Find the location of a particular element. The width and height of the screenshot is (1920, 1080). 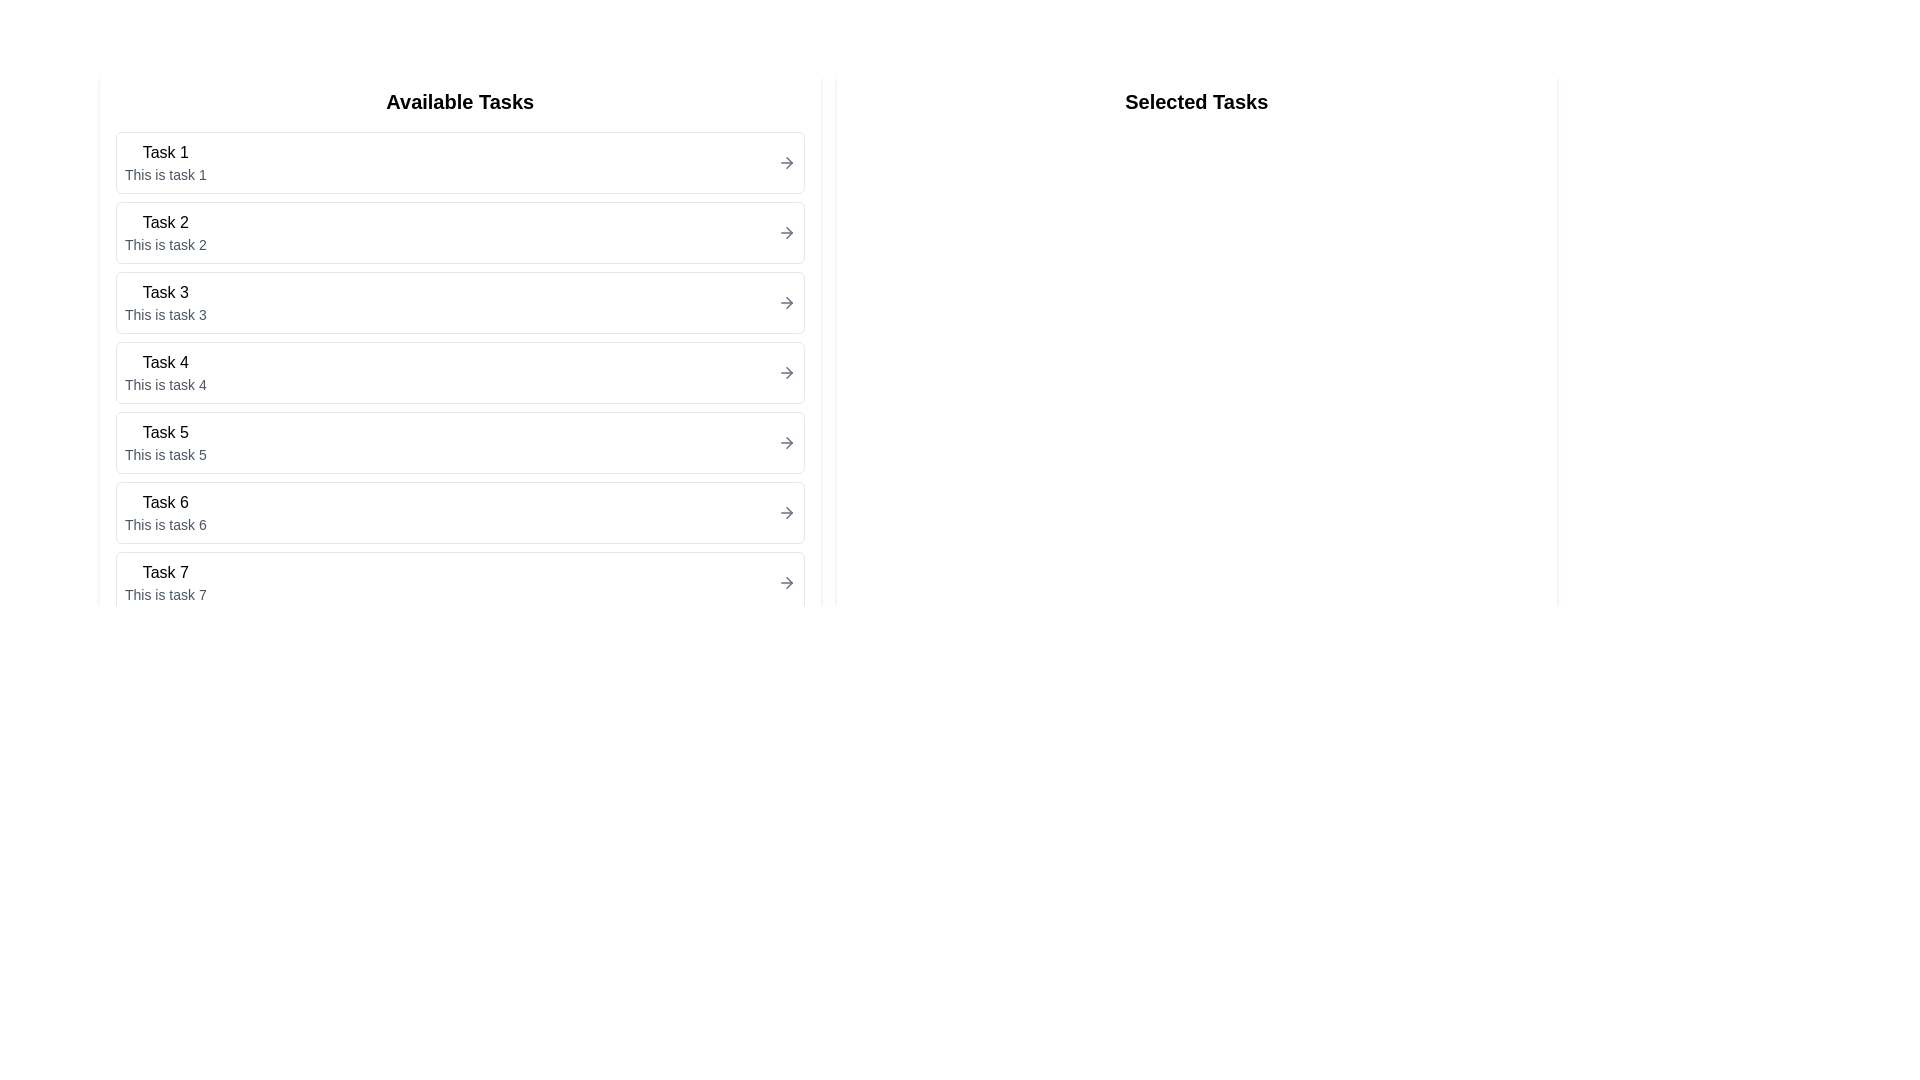

the bold text label reading 'Selected Tasks' located at the top of the right-side panel in the interface is located at coordinates (1196, 101).